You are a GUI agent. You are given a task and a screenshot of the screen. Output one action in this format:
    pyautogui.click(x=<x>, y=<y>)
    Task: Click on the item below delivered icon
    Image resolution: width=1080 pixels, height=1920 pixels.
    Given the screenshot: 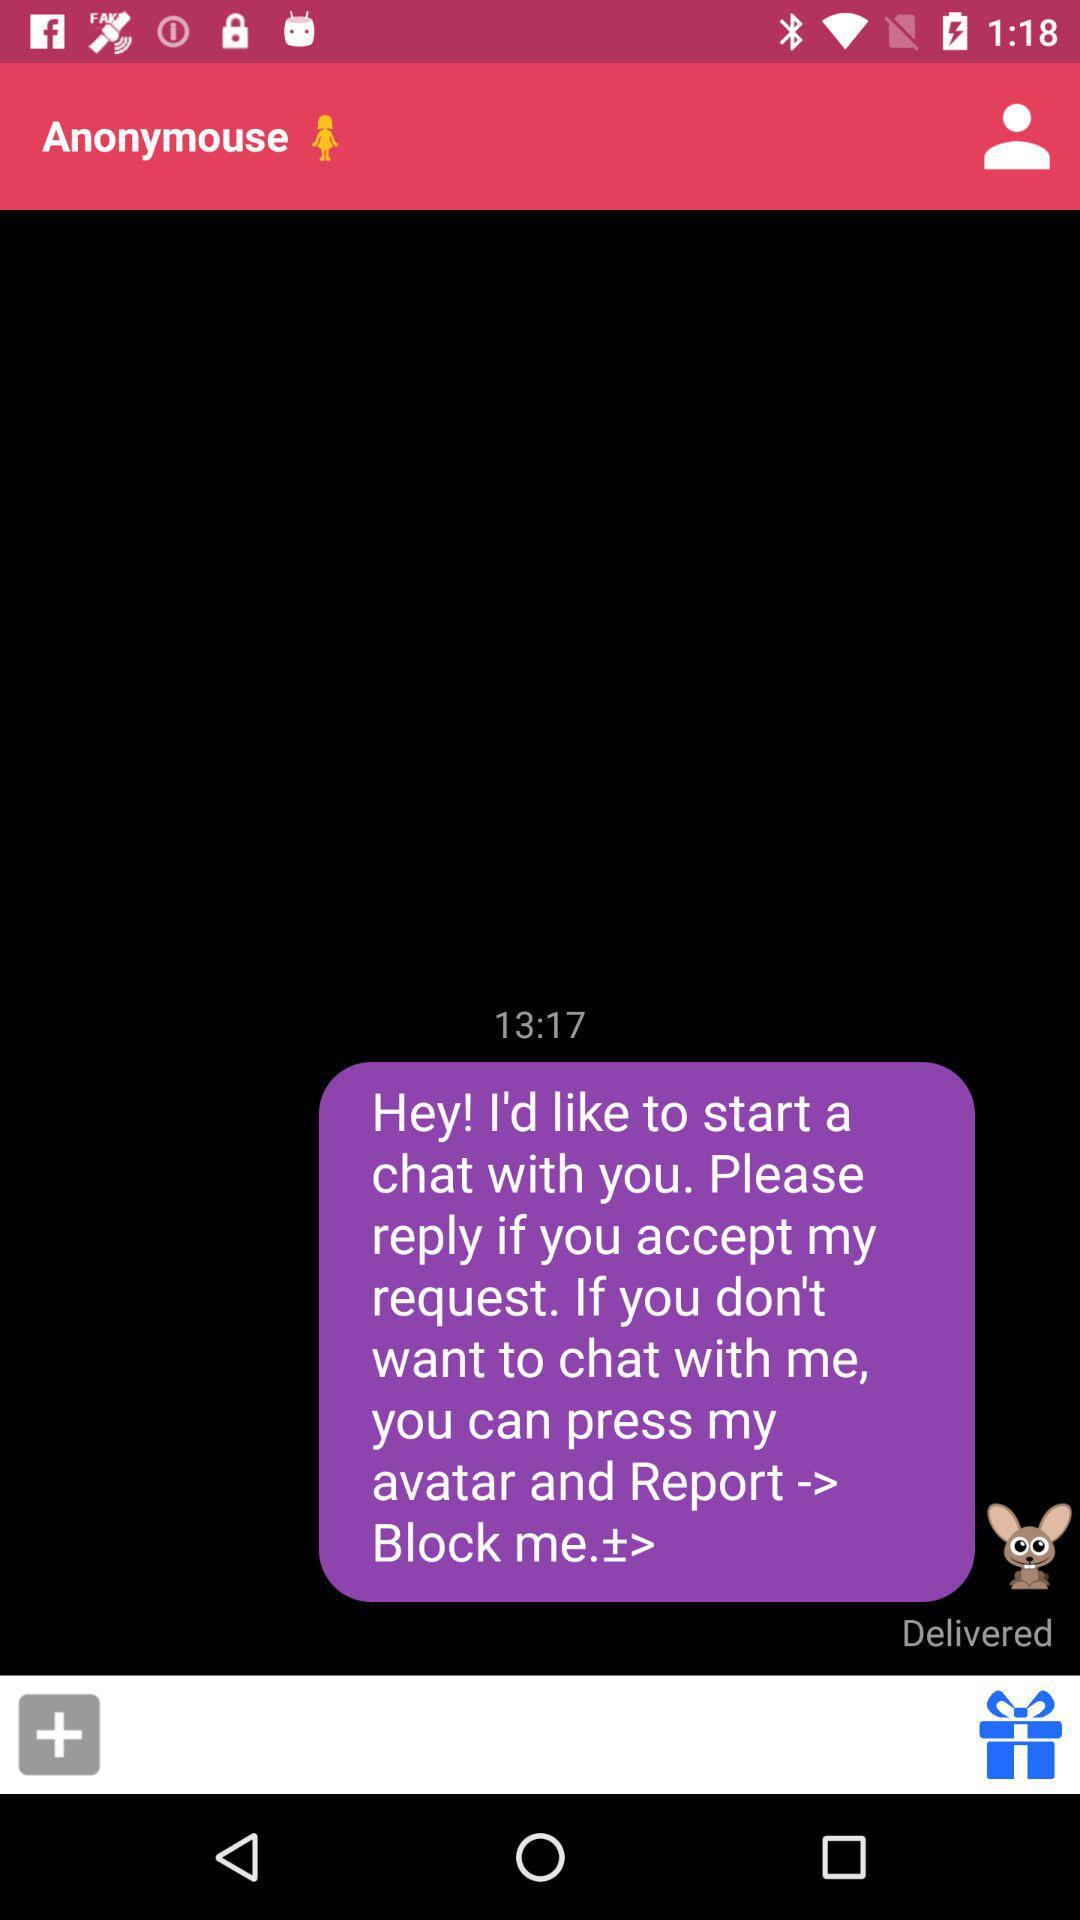 What is the action you would take?
    pyautogui.click(x=1020, y=1733)
    